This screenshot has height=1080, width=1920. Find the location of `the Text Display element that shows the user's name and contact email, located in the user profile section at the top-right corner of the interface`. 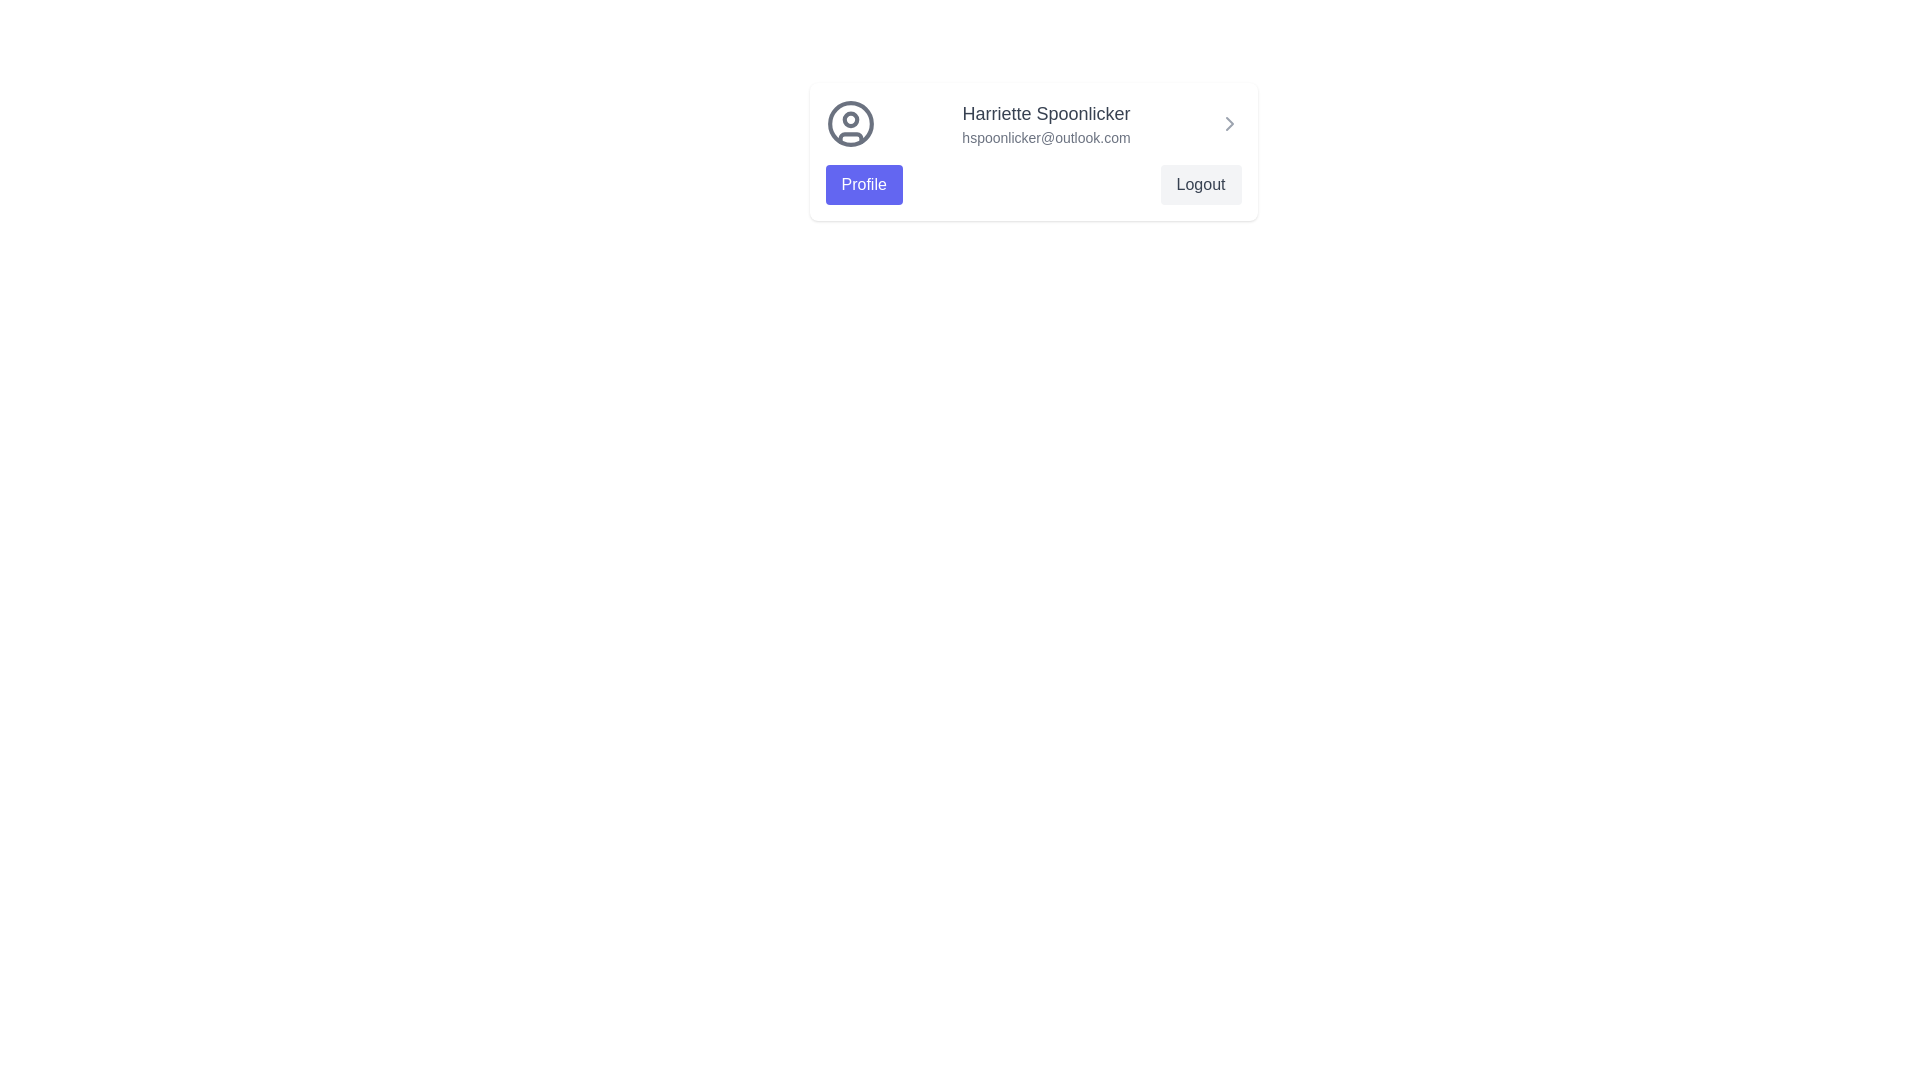

the Text Display element that shows the user's name and contact email, located in the user profile section at the top-right corner of the interface is located at coordinates (1045, 123).